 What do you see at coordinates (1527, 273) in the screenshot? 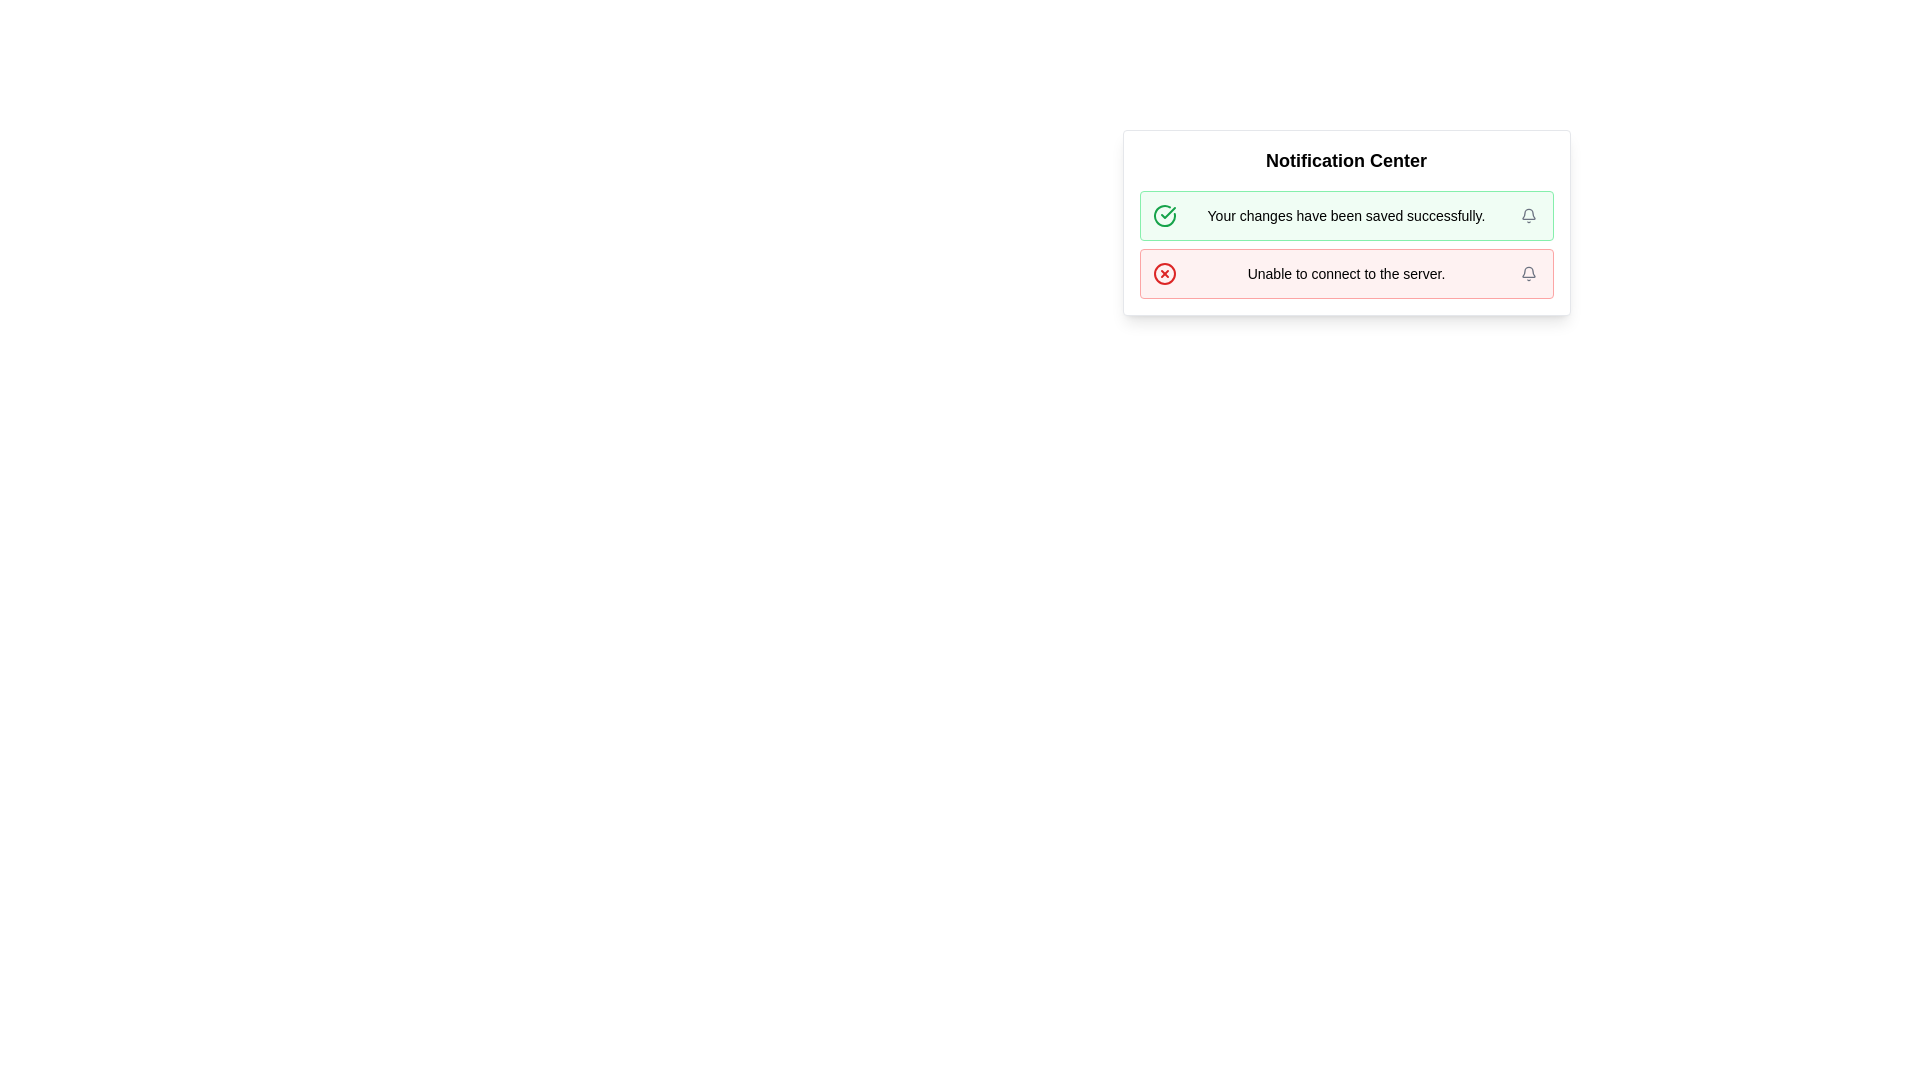
I see `the bell-shaped icon button with a gray outline located at the far right of the notification labeled 'Unable to connect to the server'` at bounding box center [1527, 273].